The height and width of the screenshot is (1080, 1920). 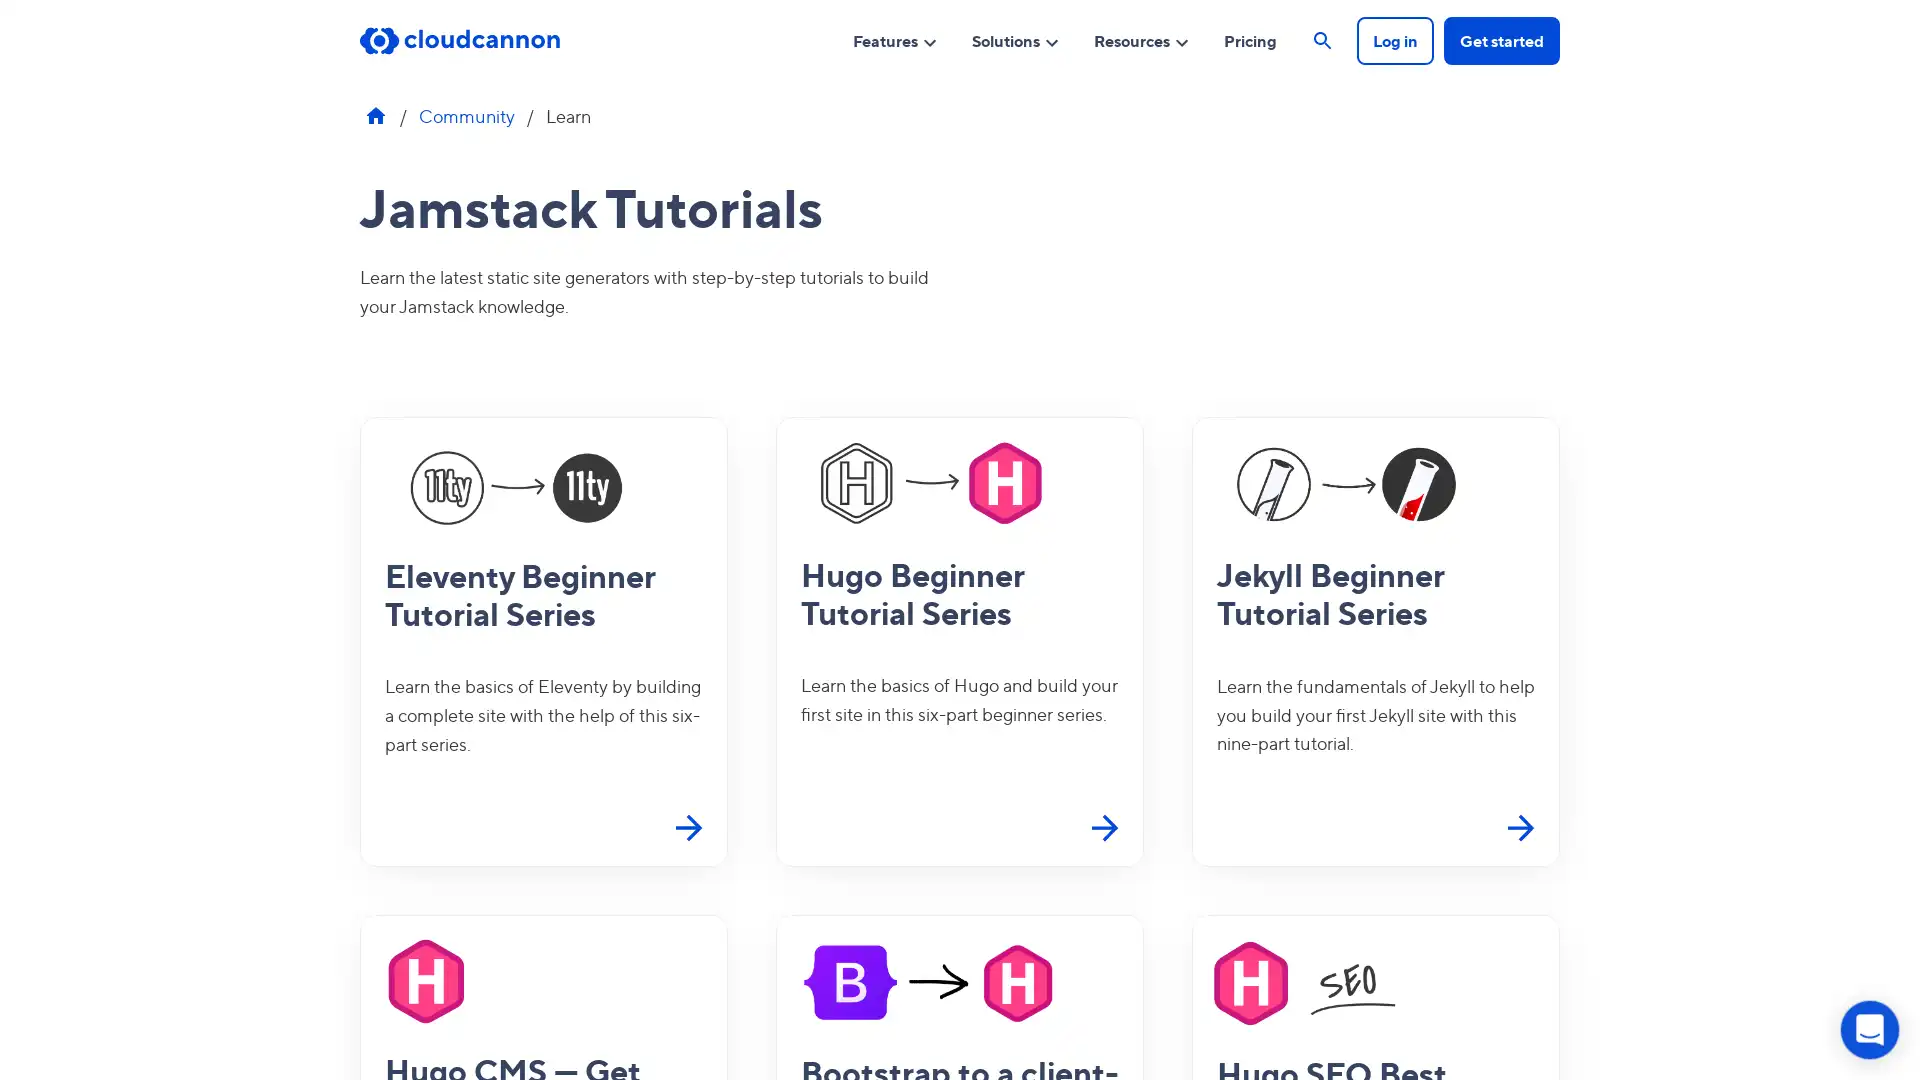 I want to click on Features, so click(x=894, y=39).